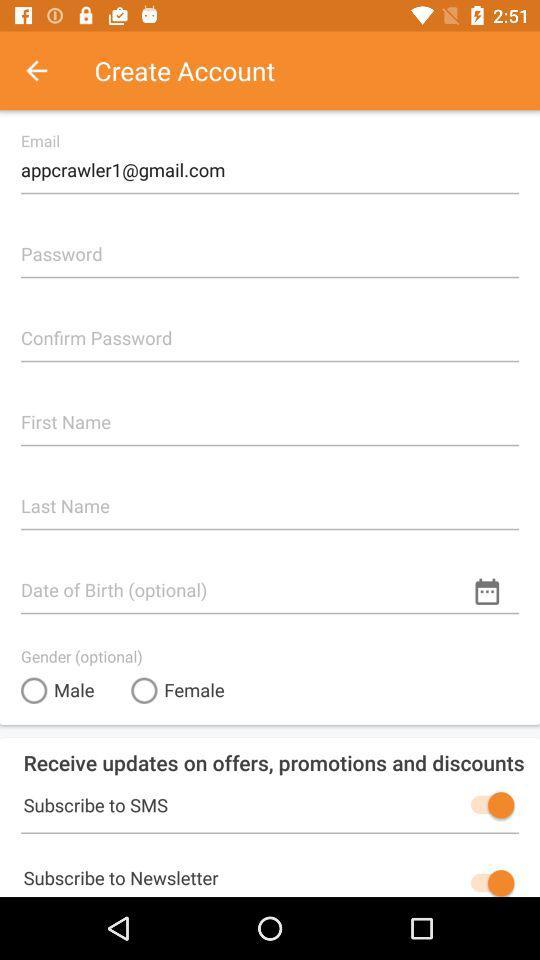 The image size is (540, 960). What do you see at coordinates (270, 330) in the screenshot?
I see `confirm password to sign up` at bounding box center [270, 330].